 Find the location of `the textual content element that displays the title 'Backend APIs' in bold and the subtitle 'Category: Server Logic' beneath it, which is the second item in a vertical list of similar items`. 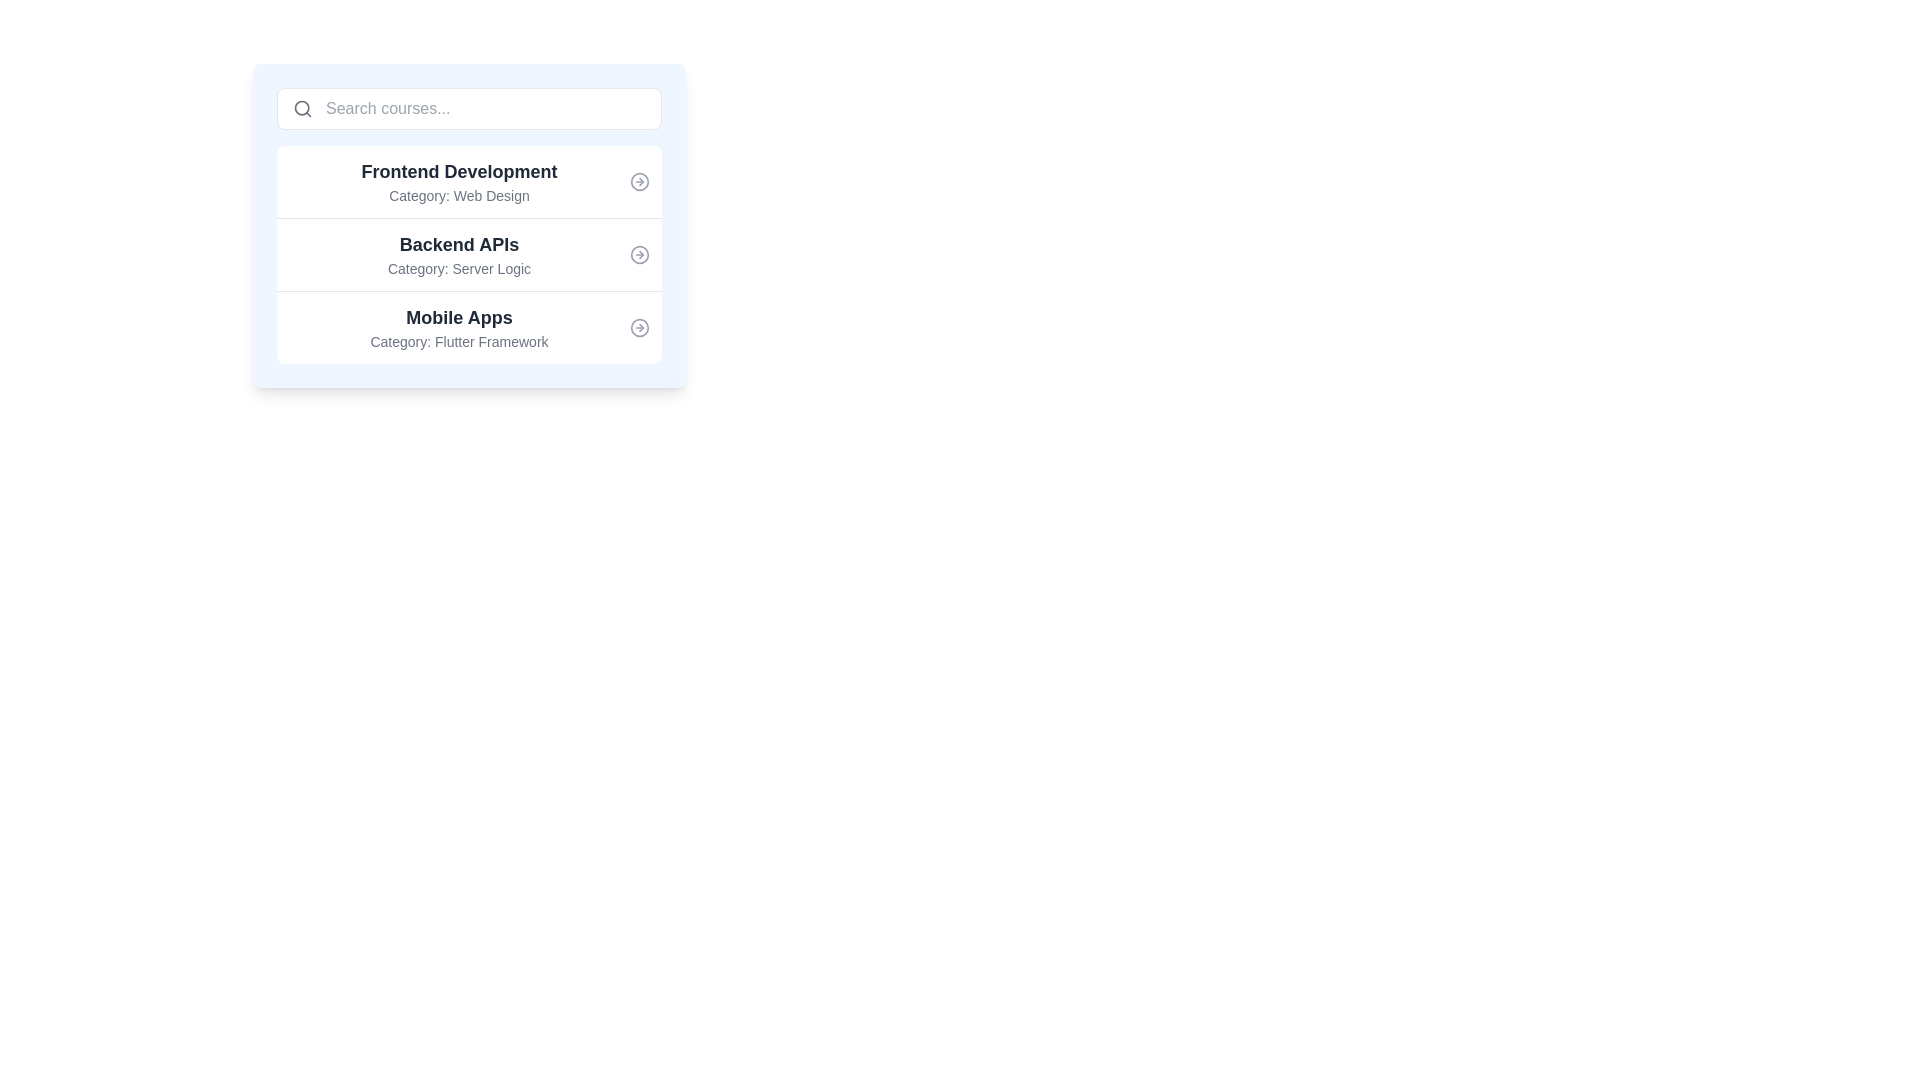

the textual content element that displays the title 'Backend APIs' in bold and the subtitle 'Category: Server Logic' beneath it, which is the second item in a vertical list of similar items is located at coordinates (458, 253).